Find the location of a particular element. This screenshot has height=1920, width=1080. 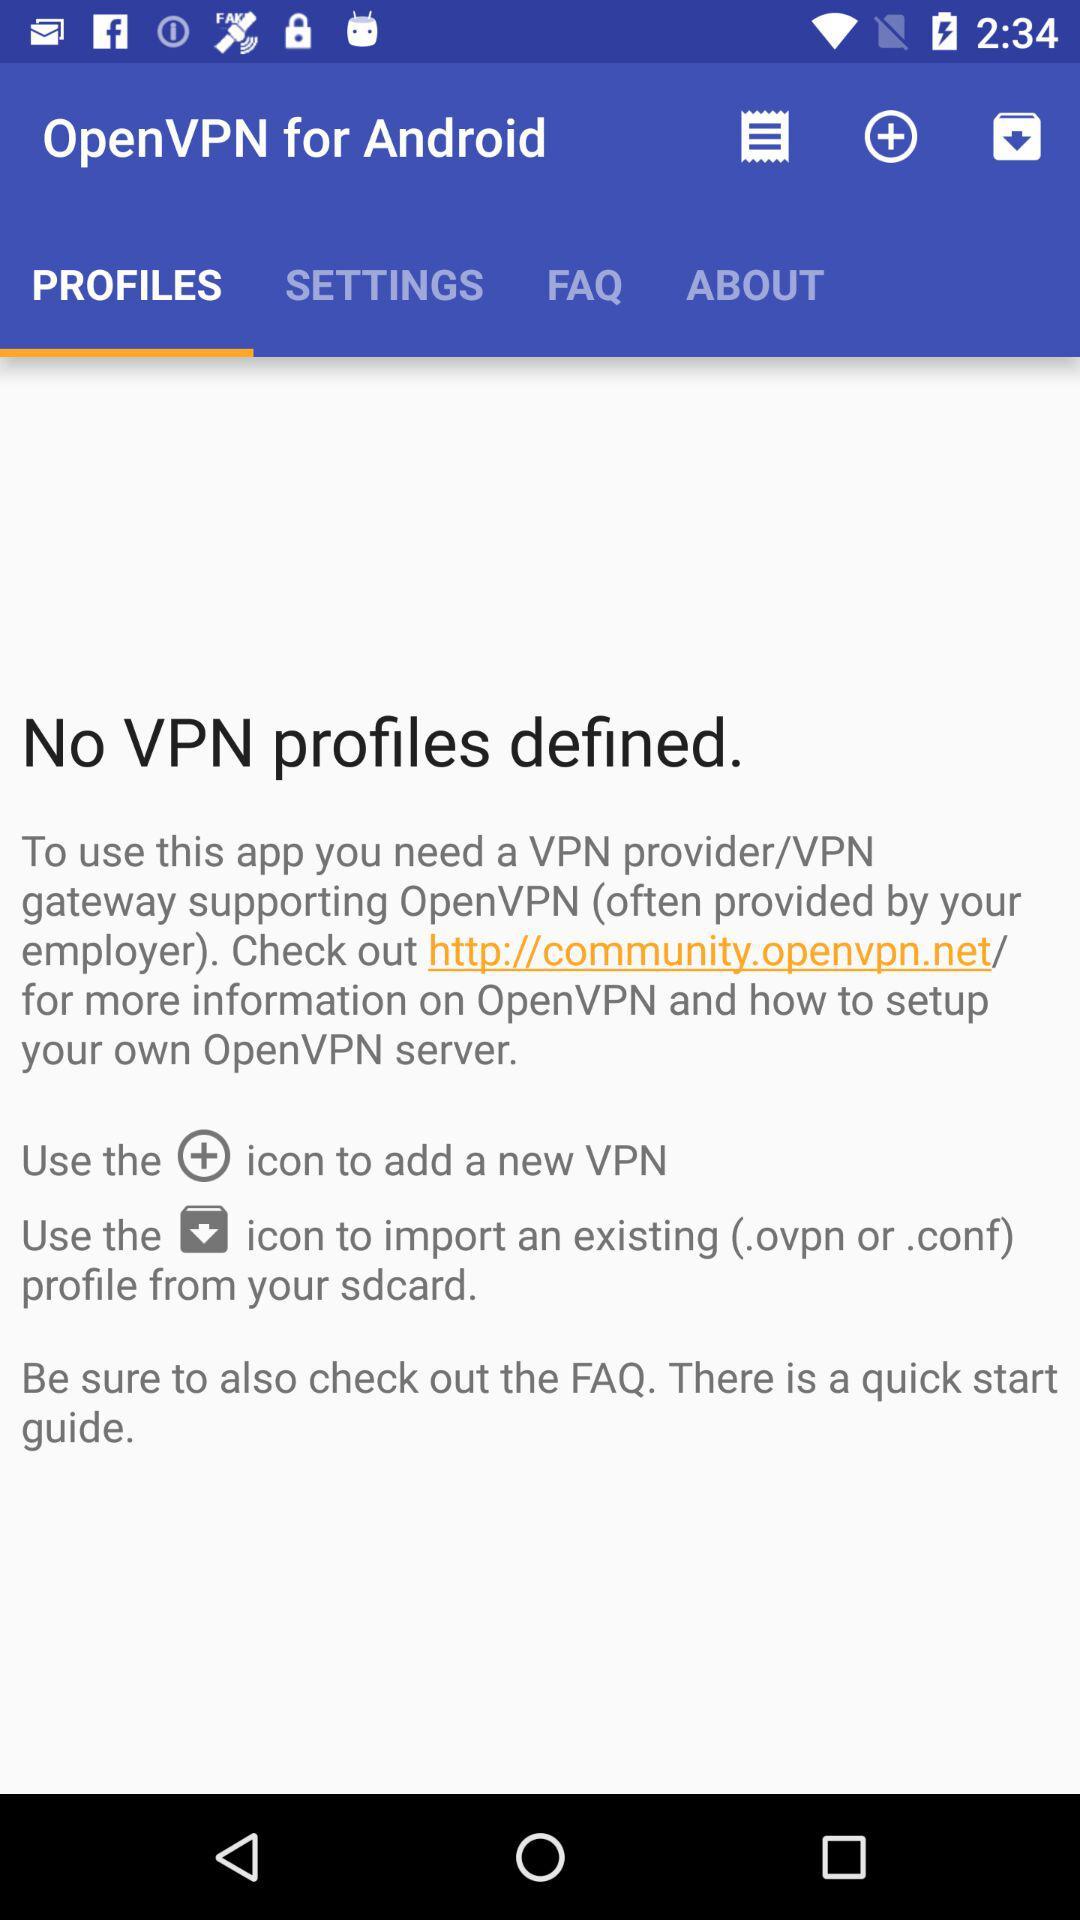

the item above the about app is located at coordinates (764, 135).